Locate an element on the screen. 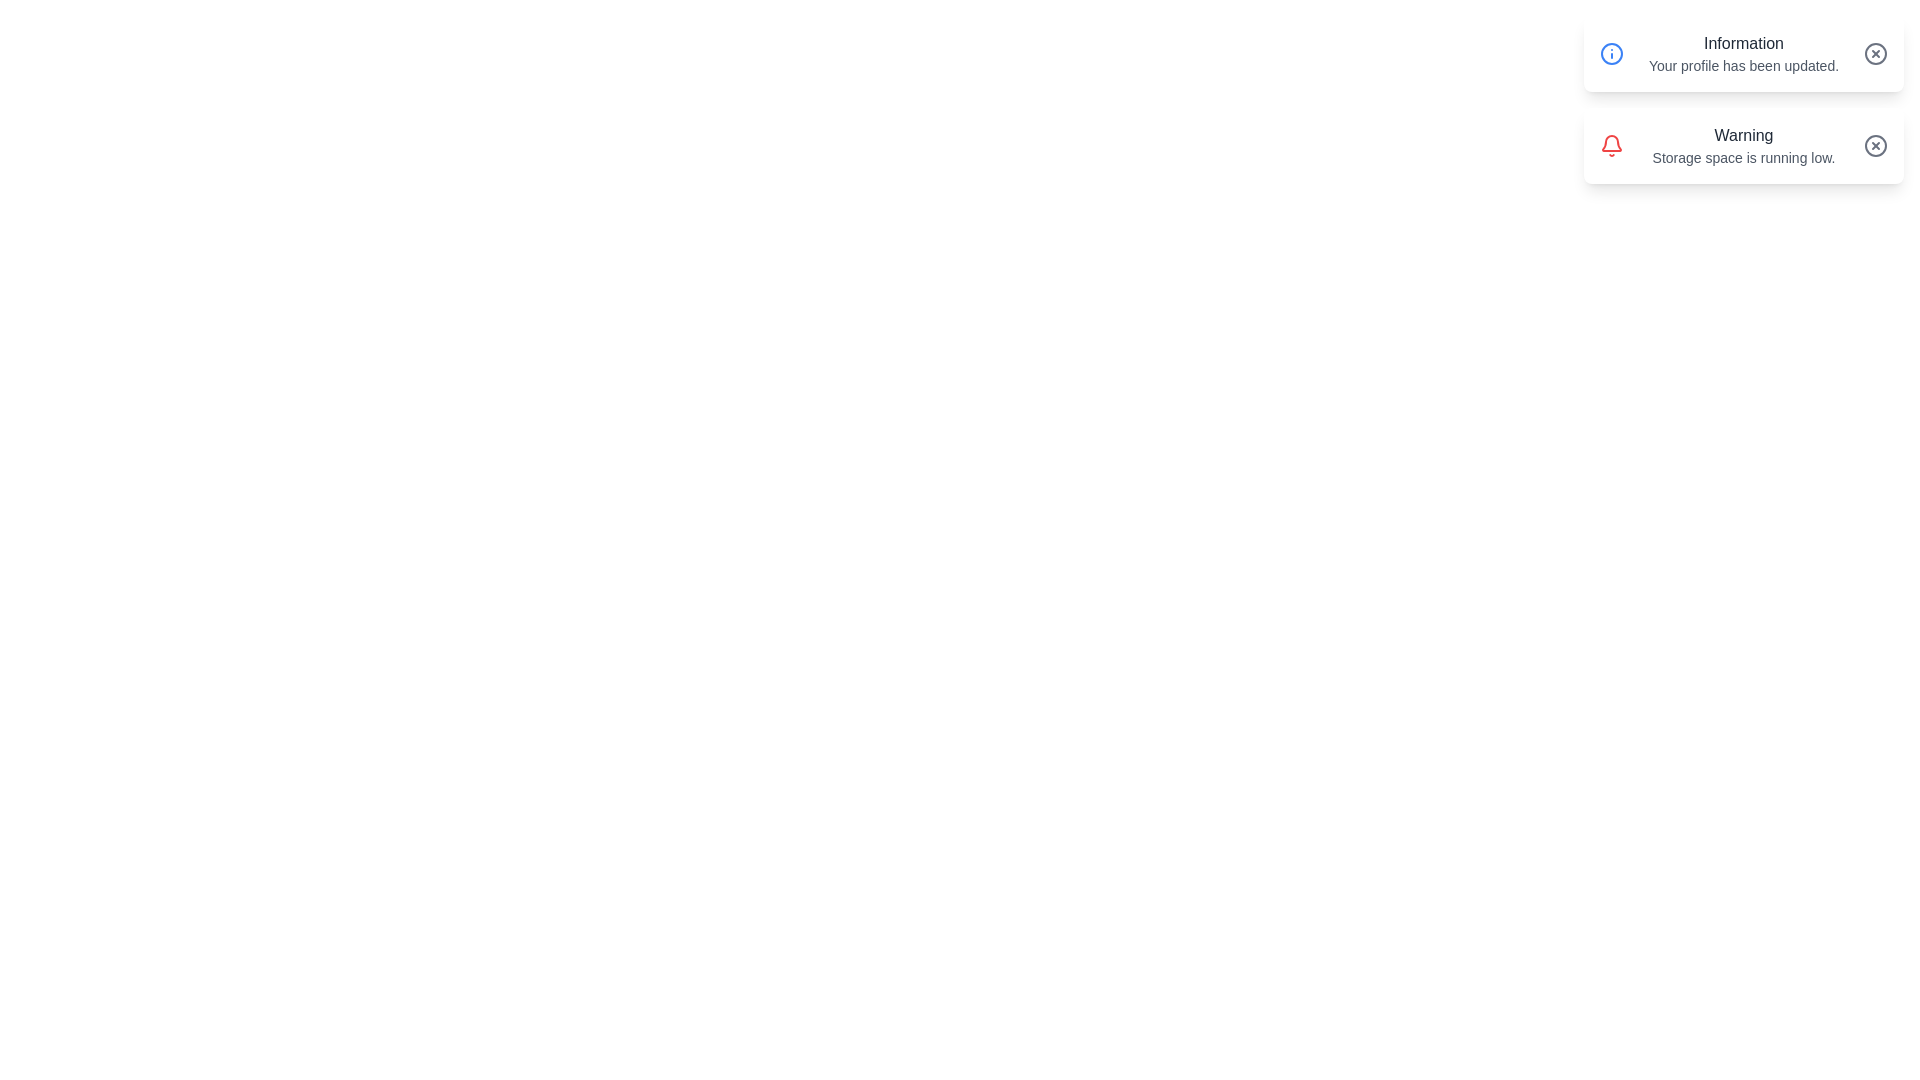 The image size is (1920, 1080). the bolded text displaying 'Warning' in the notification message located at the top of the message, above the subtext 'Storage space is running low' is located at coordinates (1742, 135).